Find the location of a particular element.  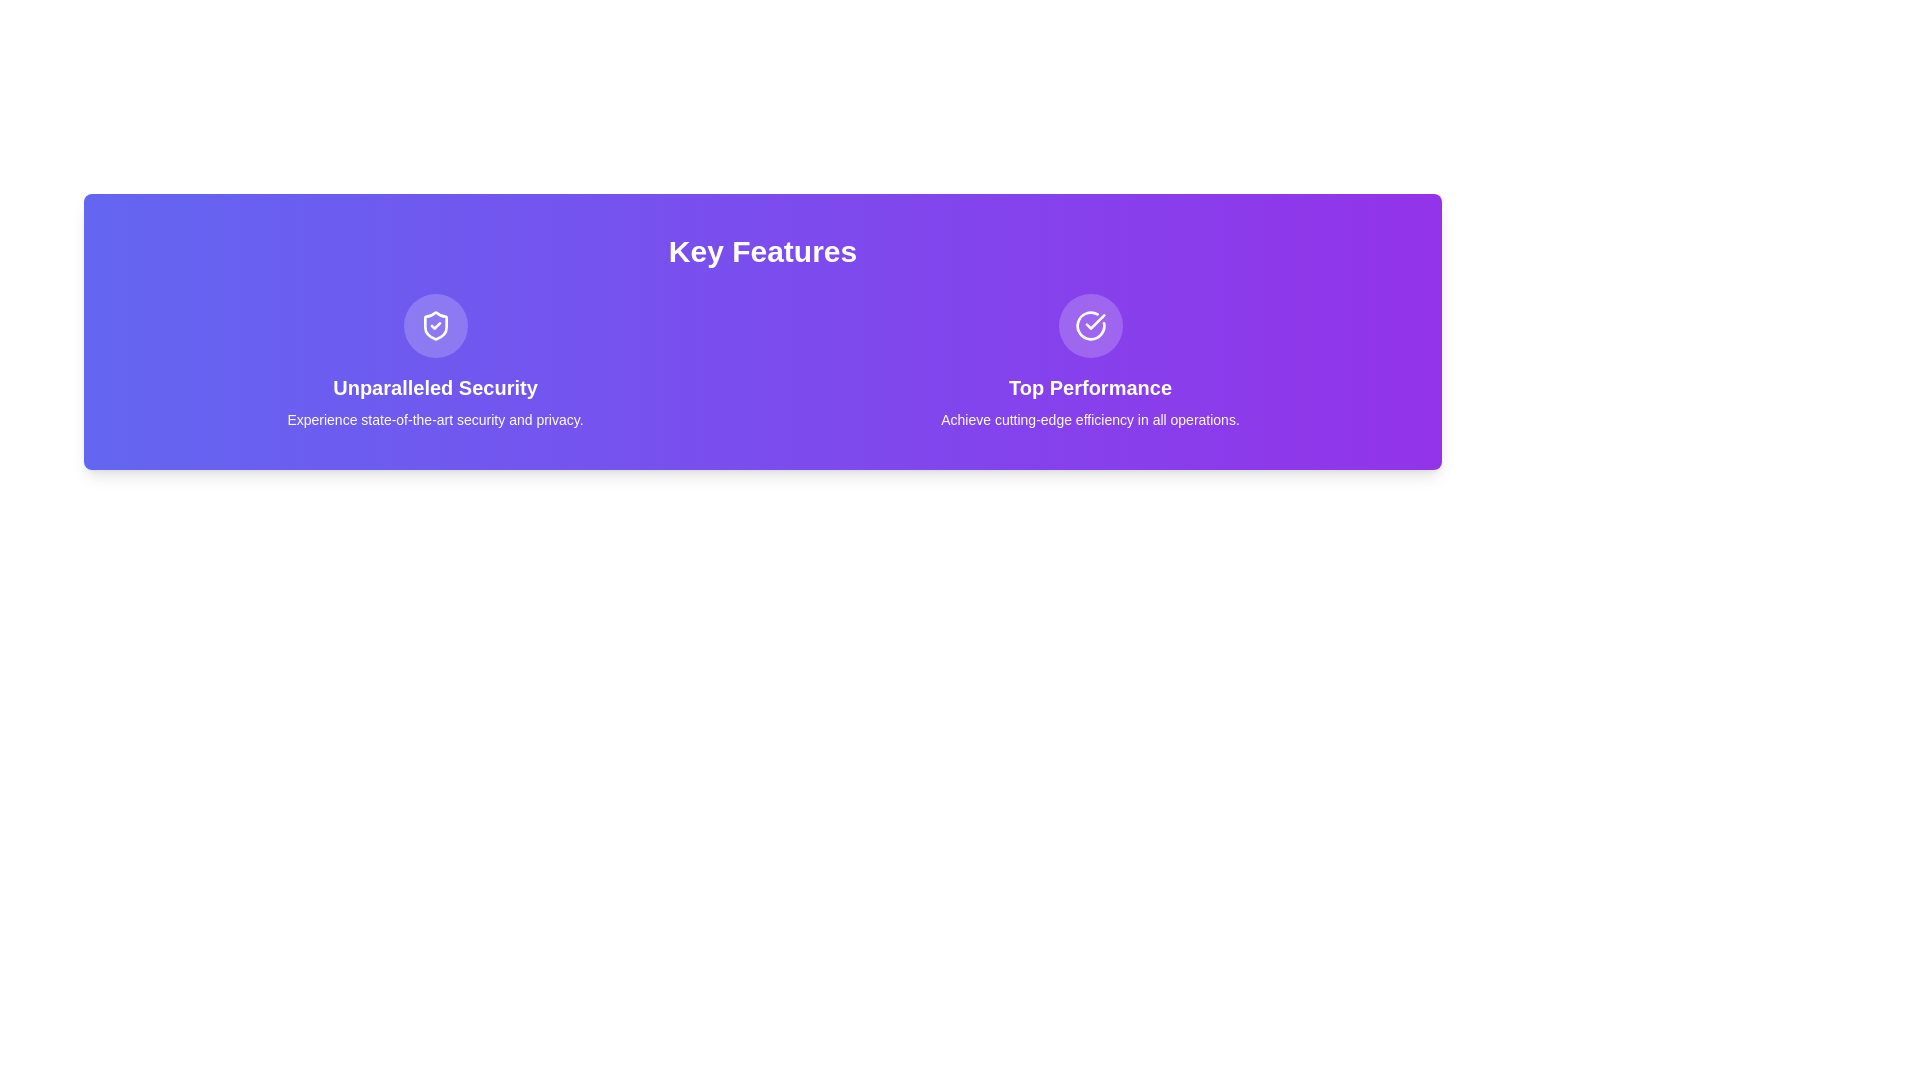

the 'checked' icon in the circular graphic on the 'Top Performance' feature card, which visually indicates the verified status of the feature is located at coordinates (1094, 320).